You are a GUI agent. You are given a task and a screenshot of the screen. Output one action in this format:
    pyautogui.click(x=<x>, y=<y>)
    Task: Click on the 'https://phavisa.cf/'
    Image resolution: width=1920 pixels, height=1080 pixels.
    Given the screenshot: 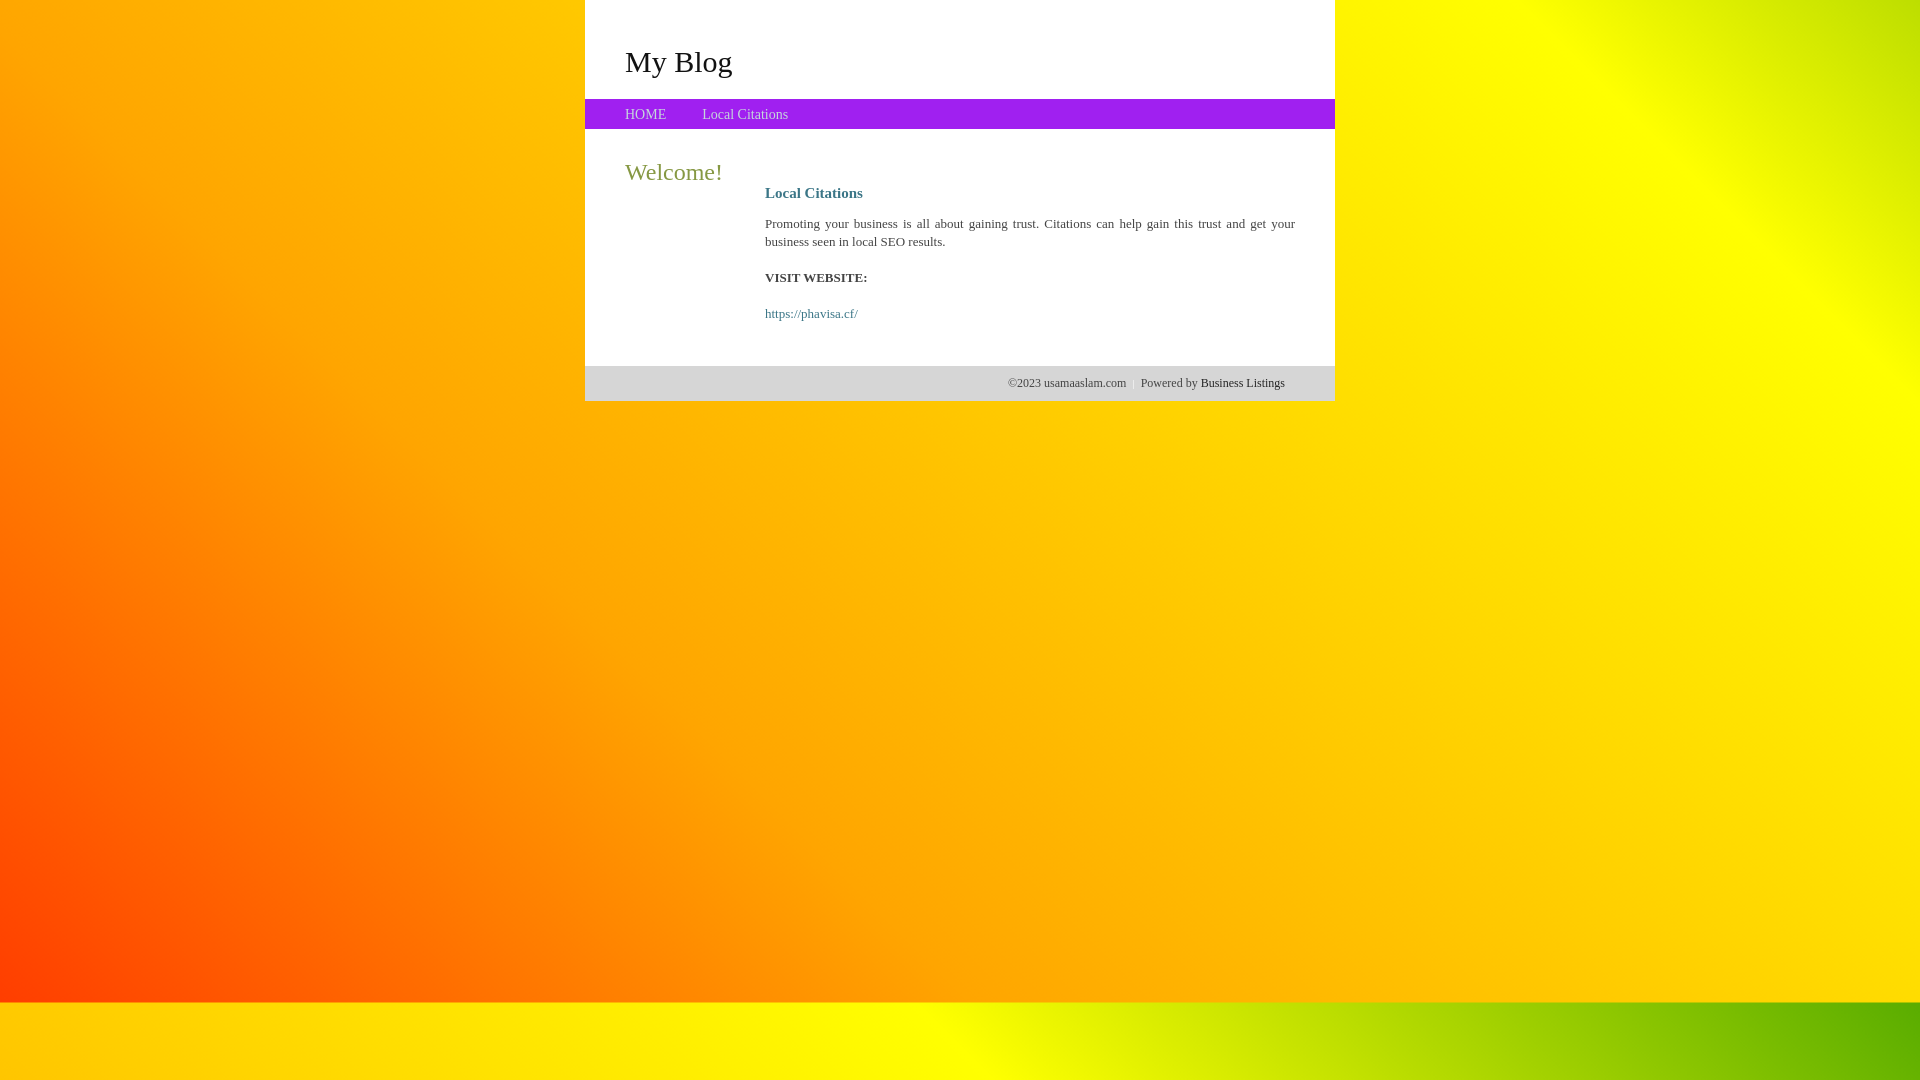 What is the action you would take?
    pyautogui.click(x=811, y=313)
    